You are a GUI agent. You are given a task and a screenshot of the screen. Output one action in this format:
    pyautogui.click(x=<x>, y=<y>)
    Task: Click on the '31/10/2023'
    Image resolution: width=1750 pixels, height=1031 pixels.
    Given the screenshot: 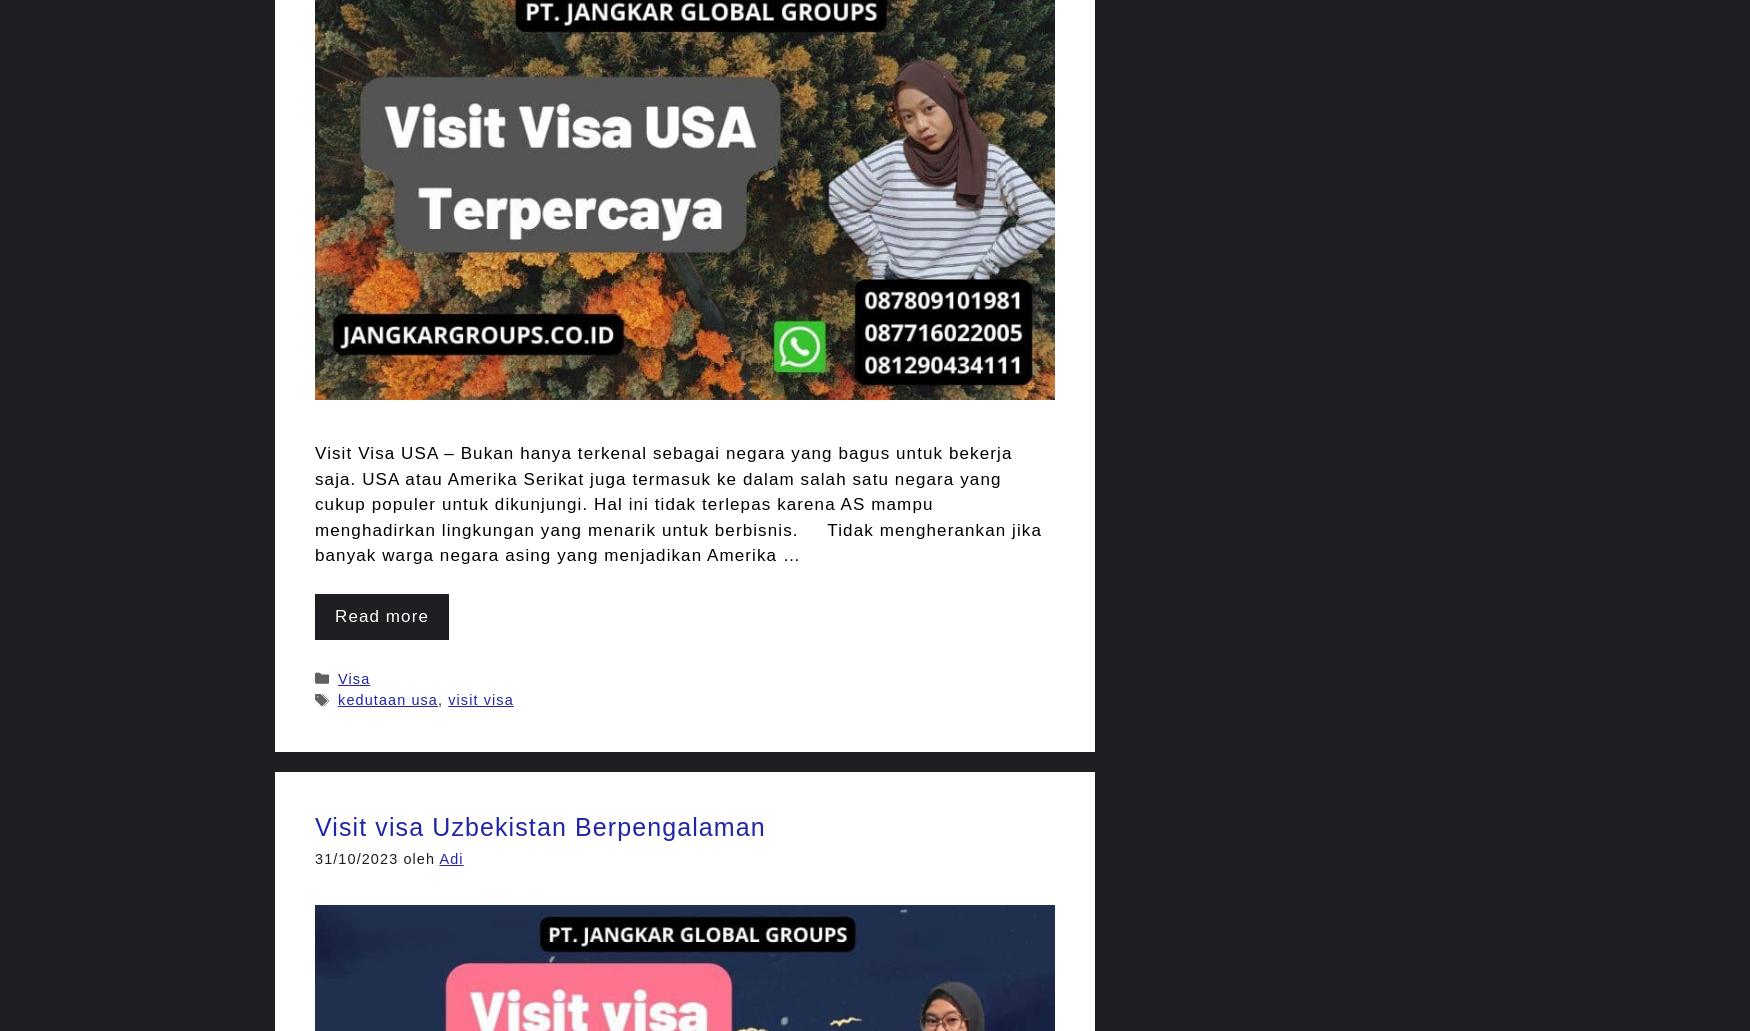 What is the action you would take?
    pyautogui.click(x=356, y=859)
    